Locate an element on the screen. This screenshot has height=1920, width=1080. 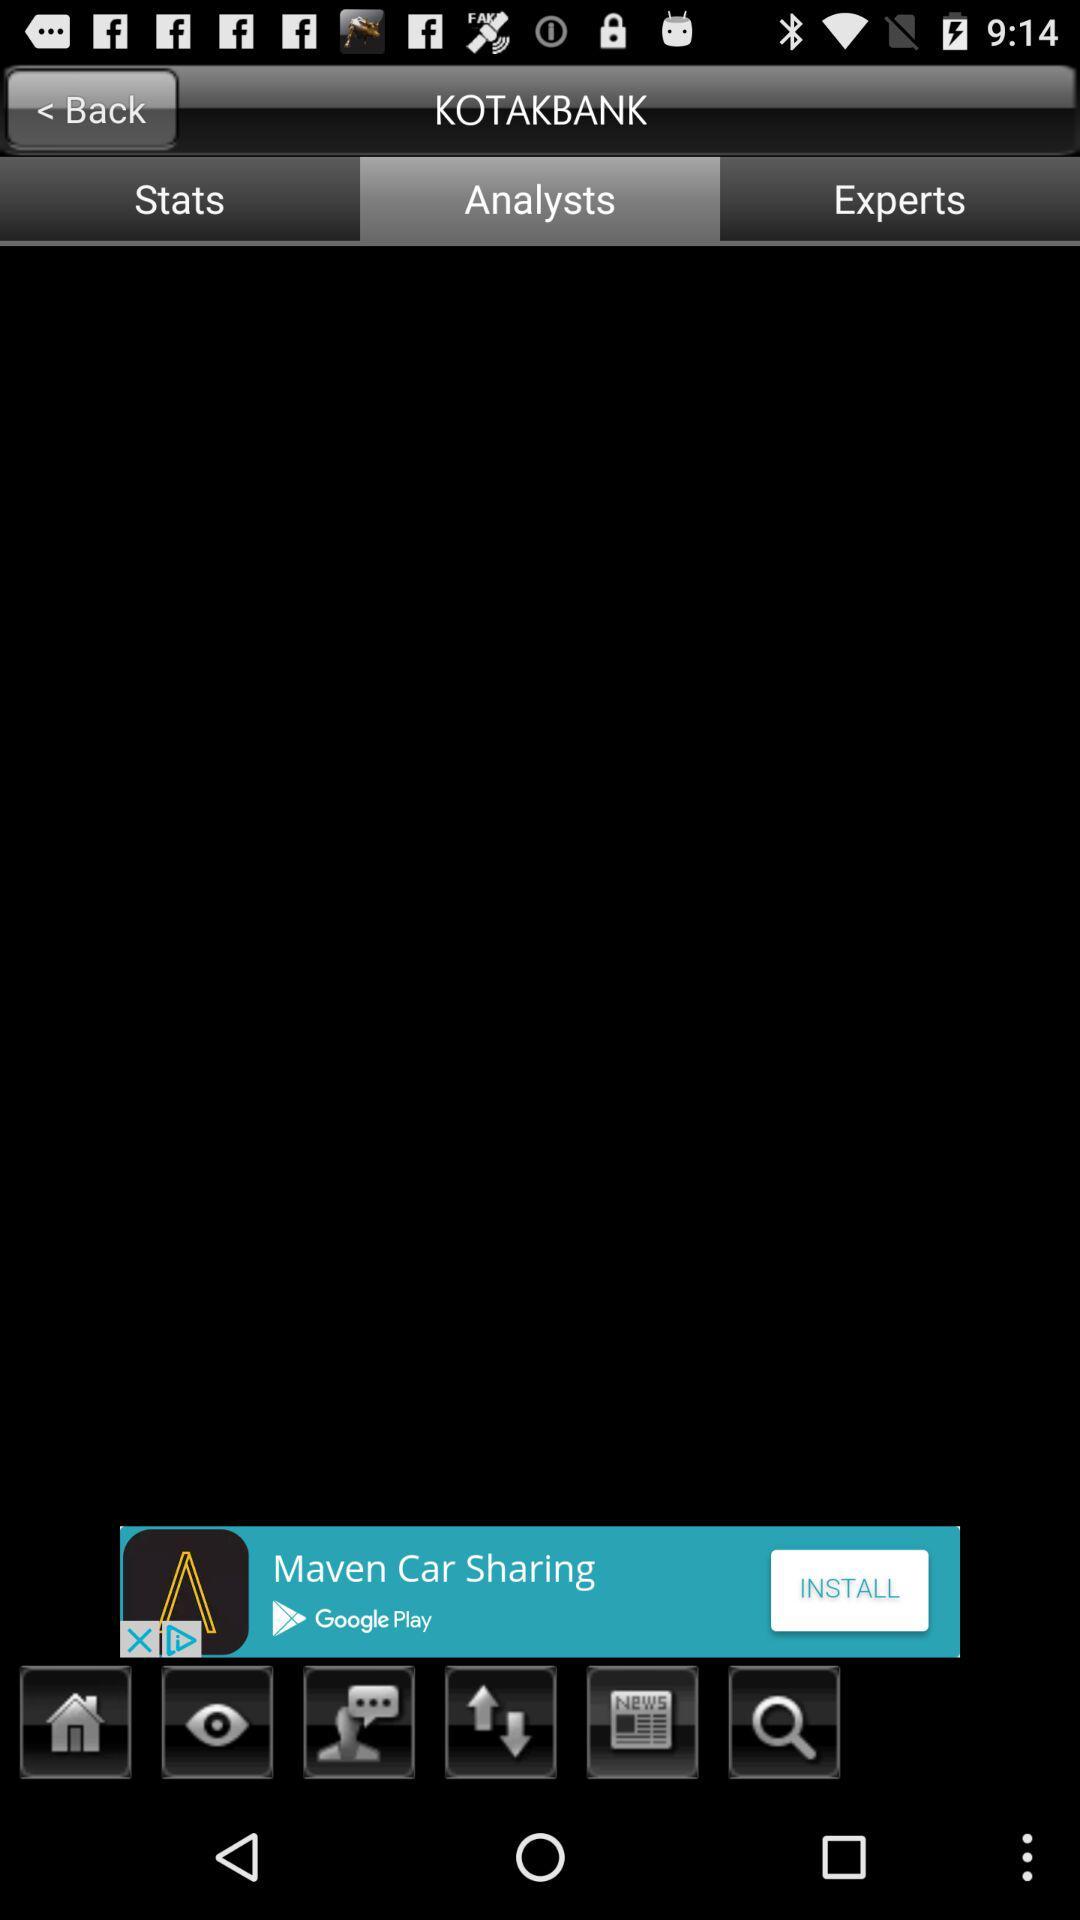
the search icon is located at coordinates (783, 1848).